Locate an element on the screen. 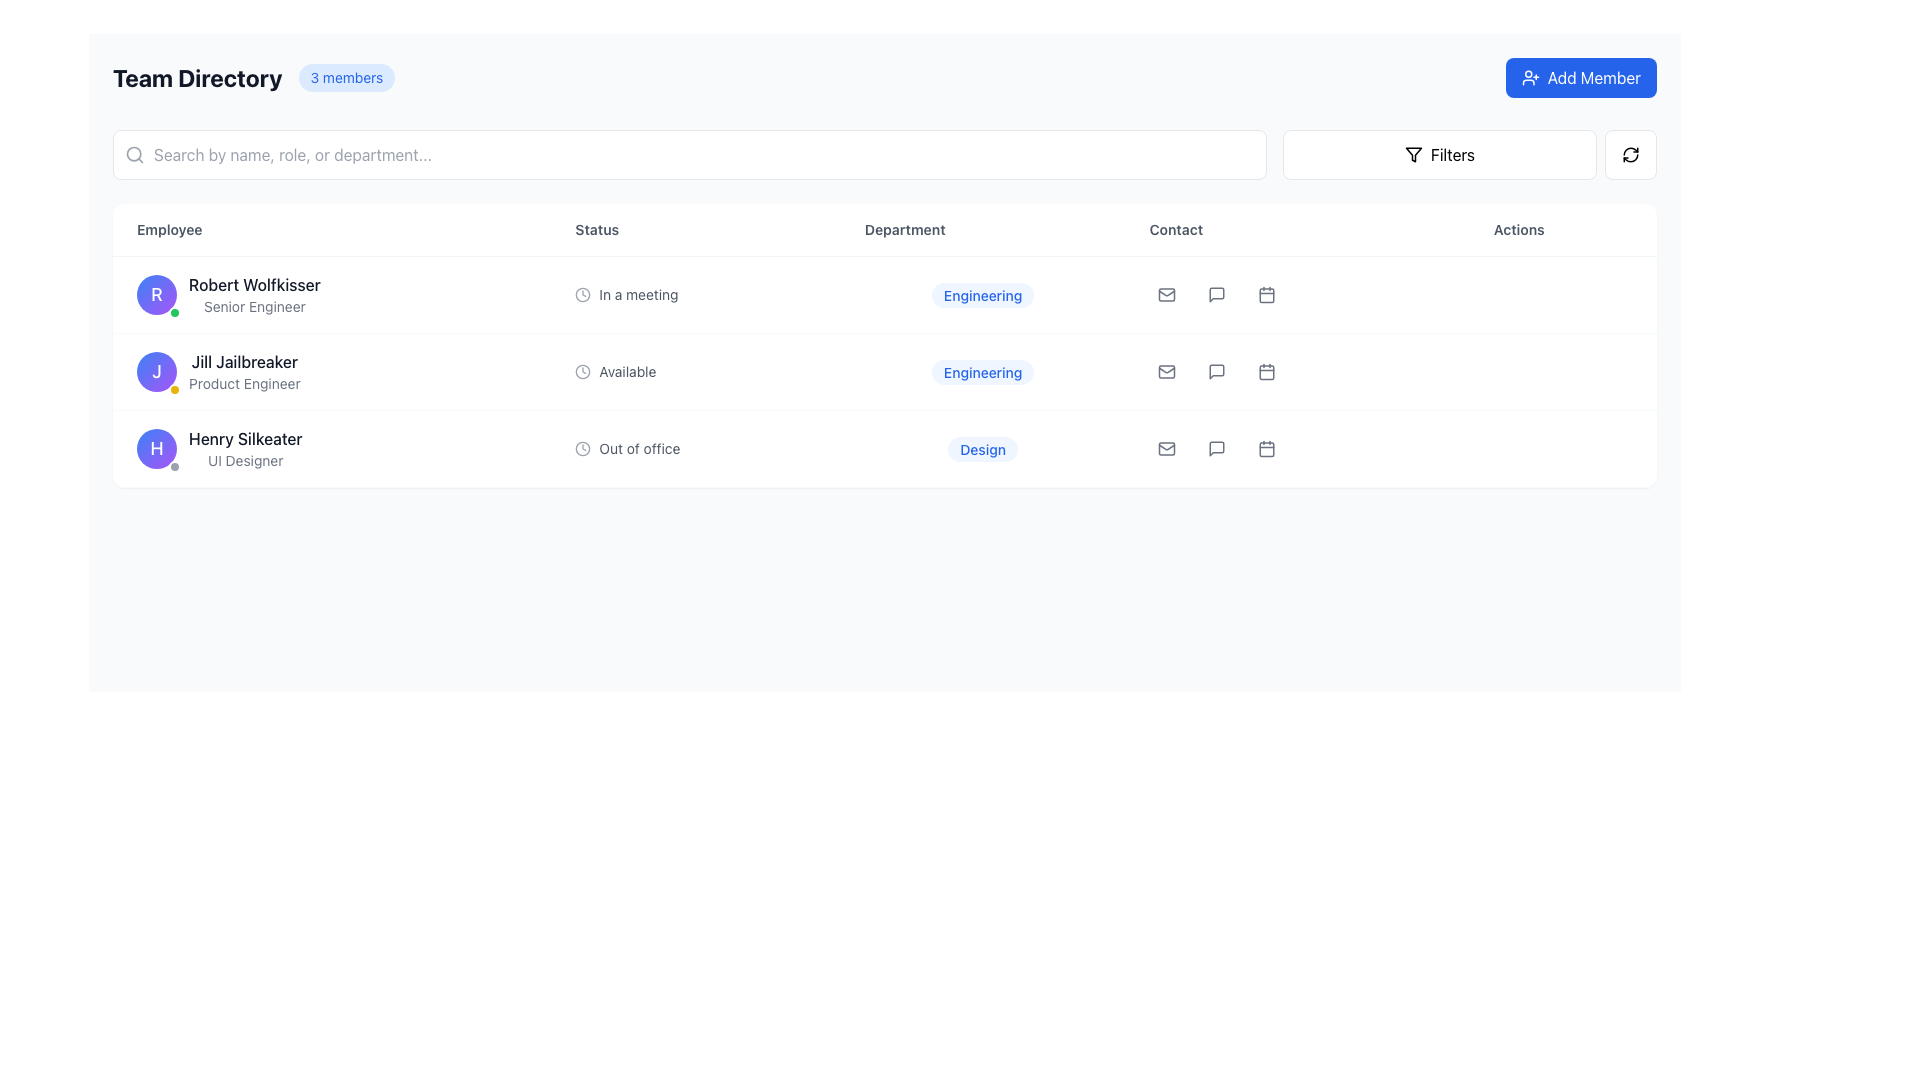 This screenshot has width=1920, height=1080. the refresh icon represented by two circular arrows within the rounded square button located in the top-right corner of the layout, to refresh the content is located at coordinates (1631, 153).